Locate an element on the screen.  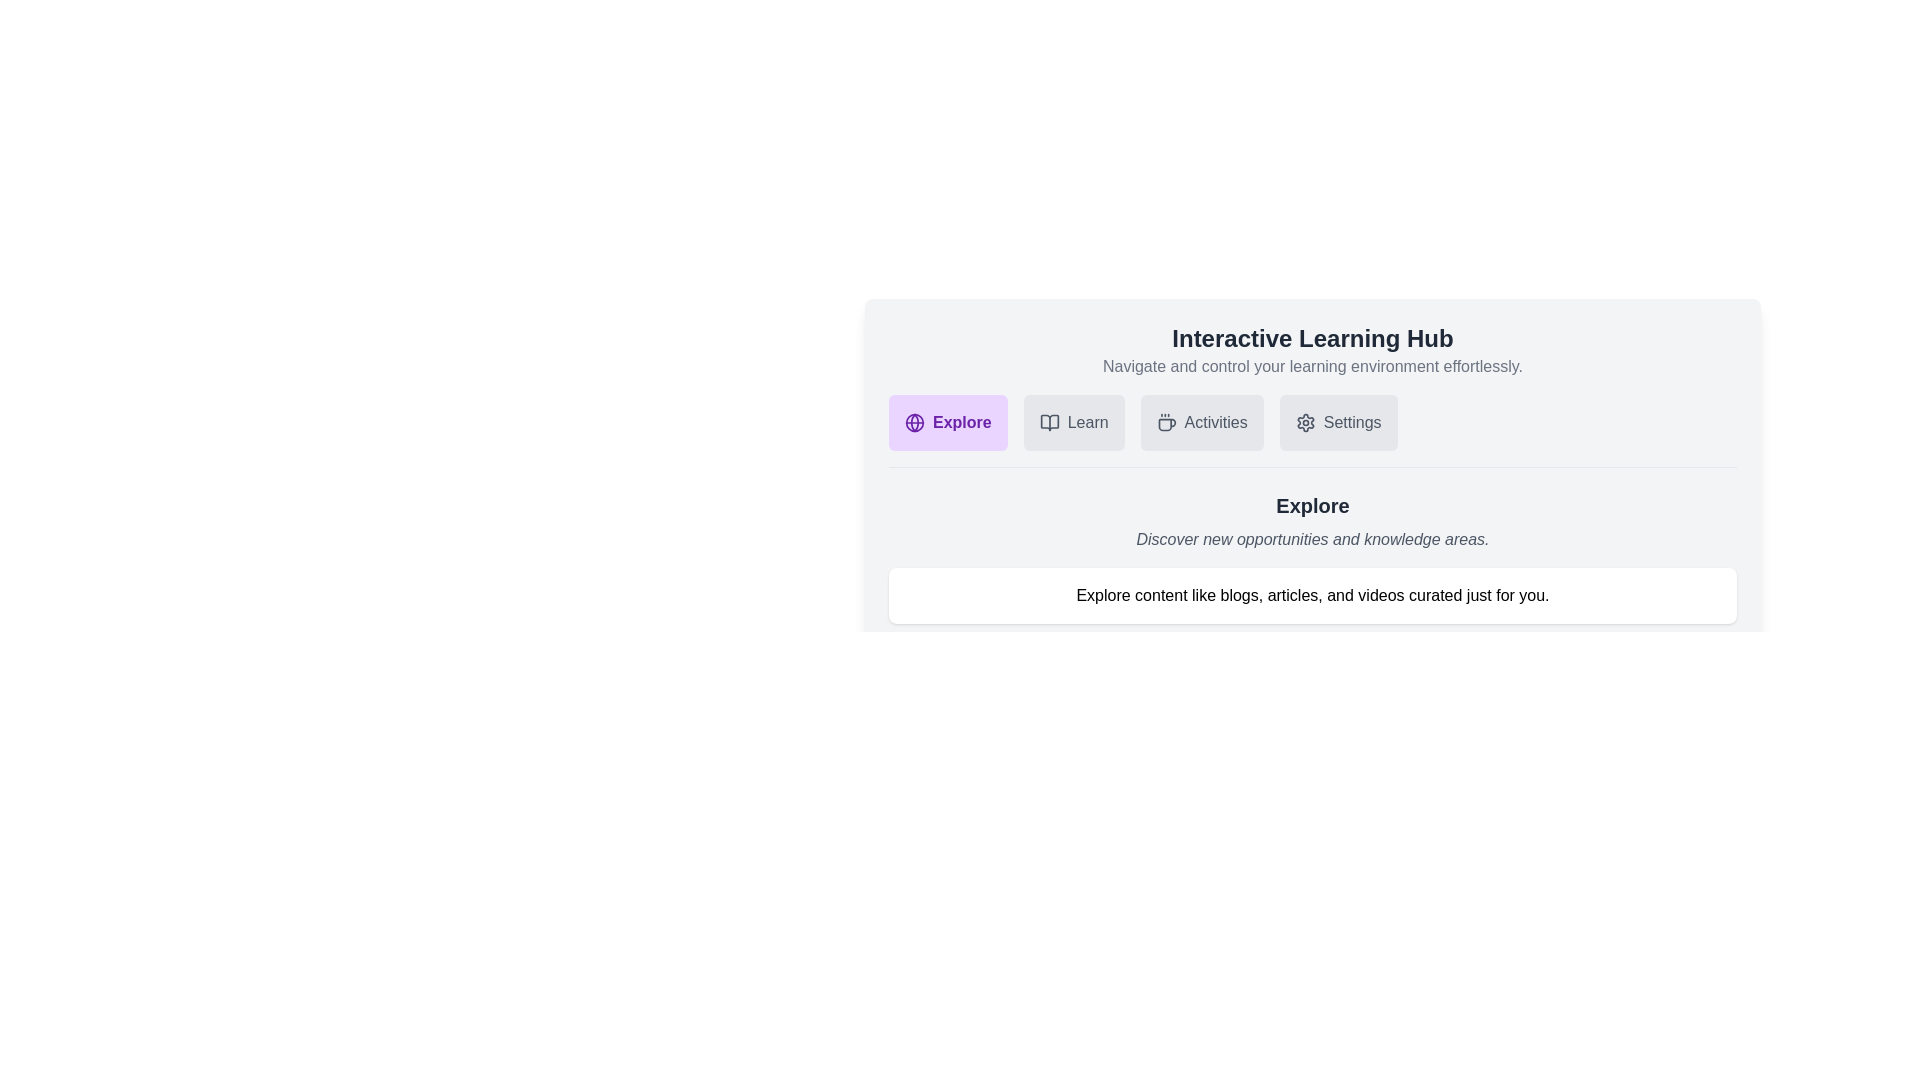
the text label displaying 'Interactive Learning Hub' which is in large, bold, dark gray font, located at the top of its section is located at coordinates (1313, 338).